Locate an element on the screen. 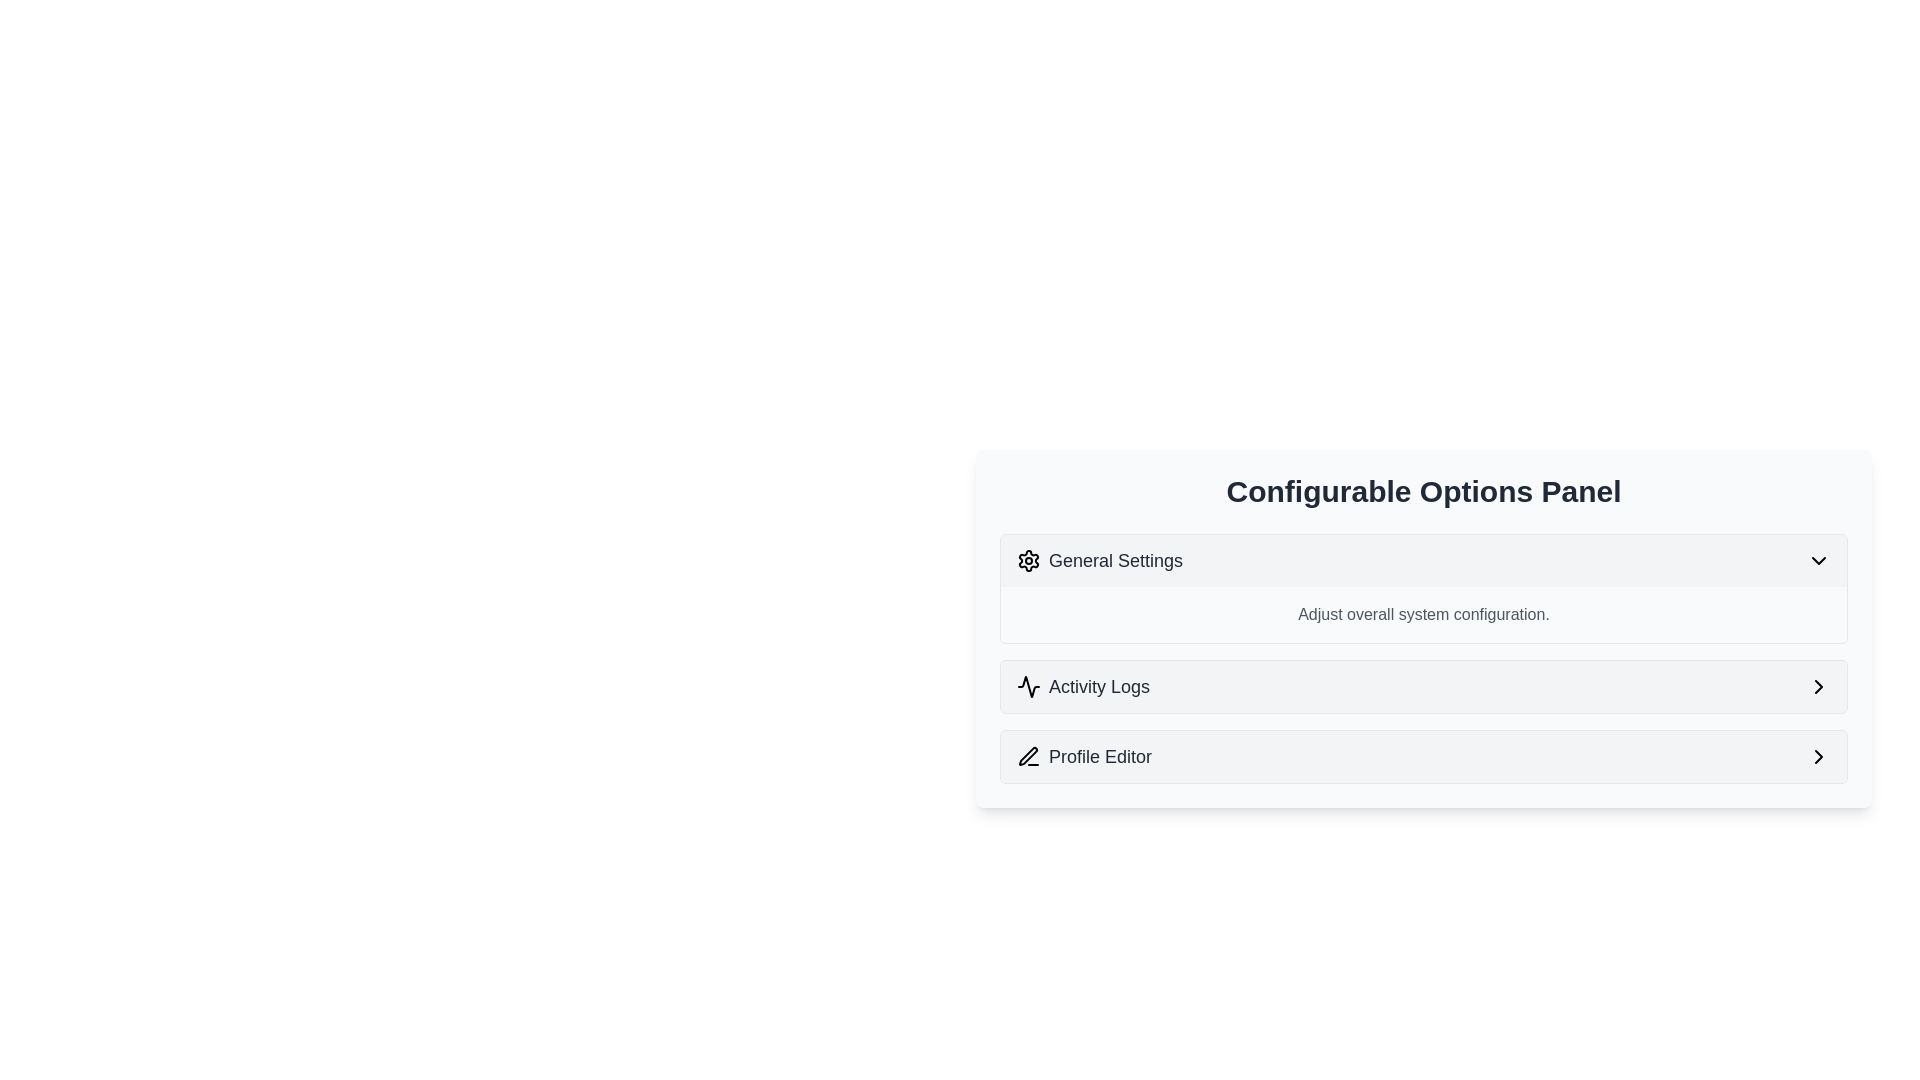 This screenshot has height=1080, width=1920. the selectable list item located between 'General Settings' and 'Profile Editor' is located at coordinates (1423, 685).